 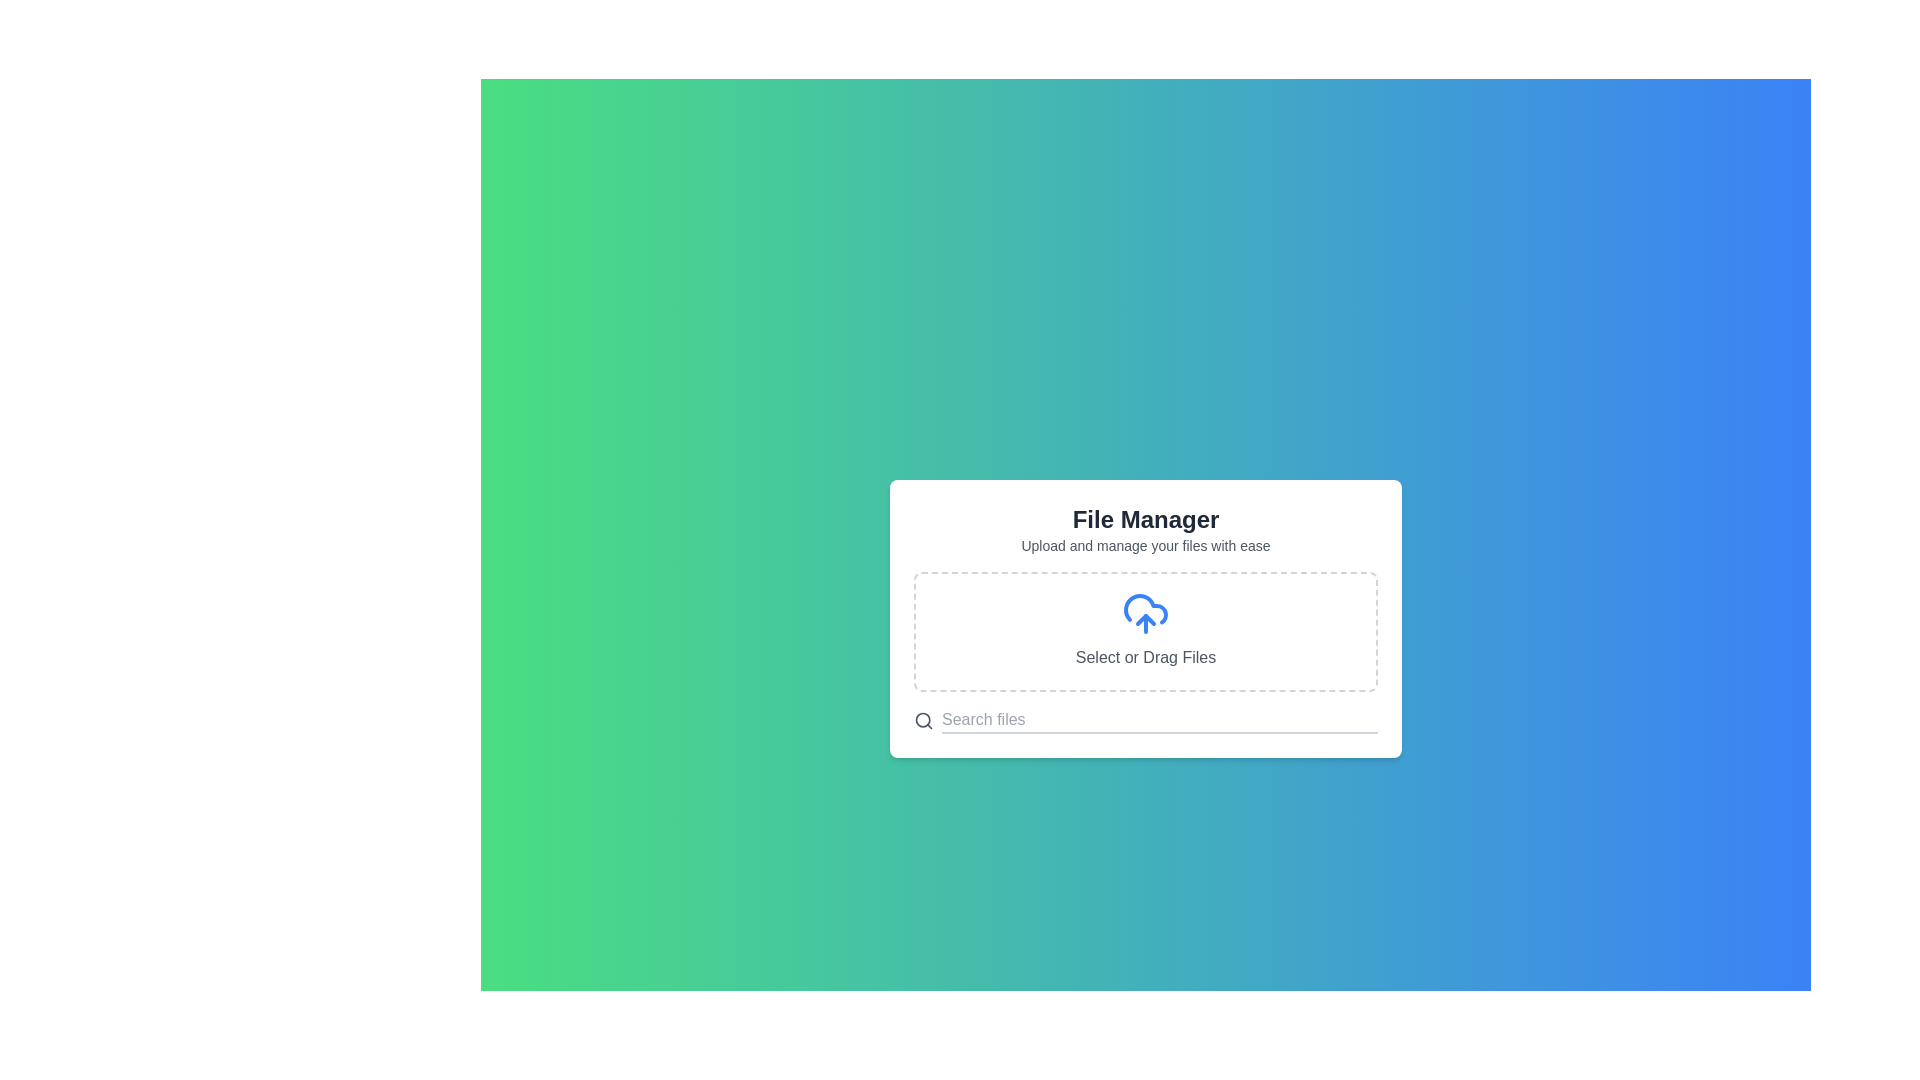 I want to click on the search icon located on the left within the 'File Manager' pop-up modal, so click(x=923, y=721).